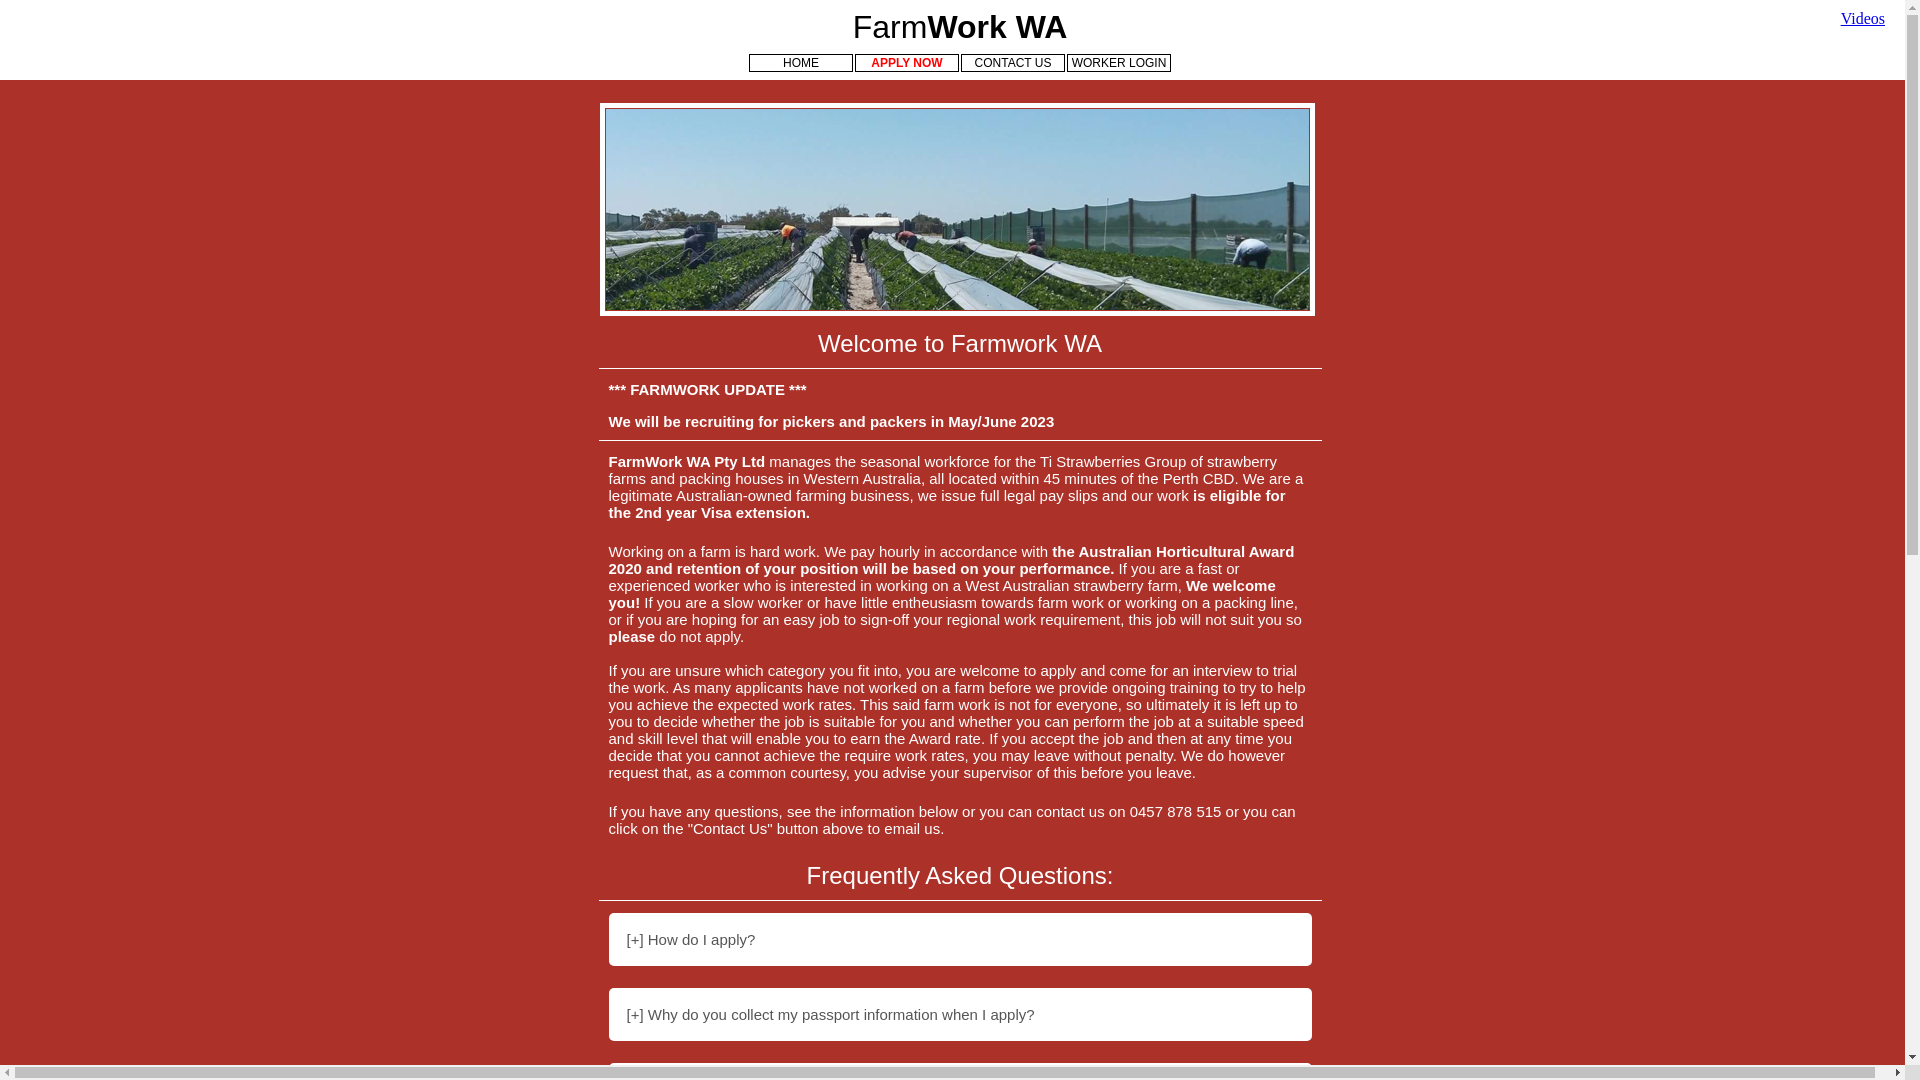 This screenshot has height=1080, width=1920. Describe the element at coordinates (958, 1014) in the screenshot. I see `'[+] Why do you collect my passport information when I apply?'` at that location.